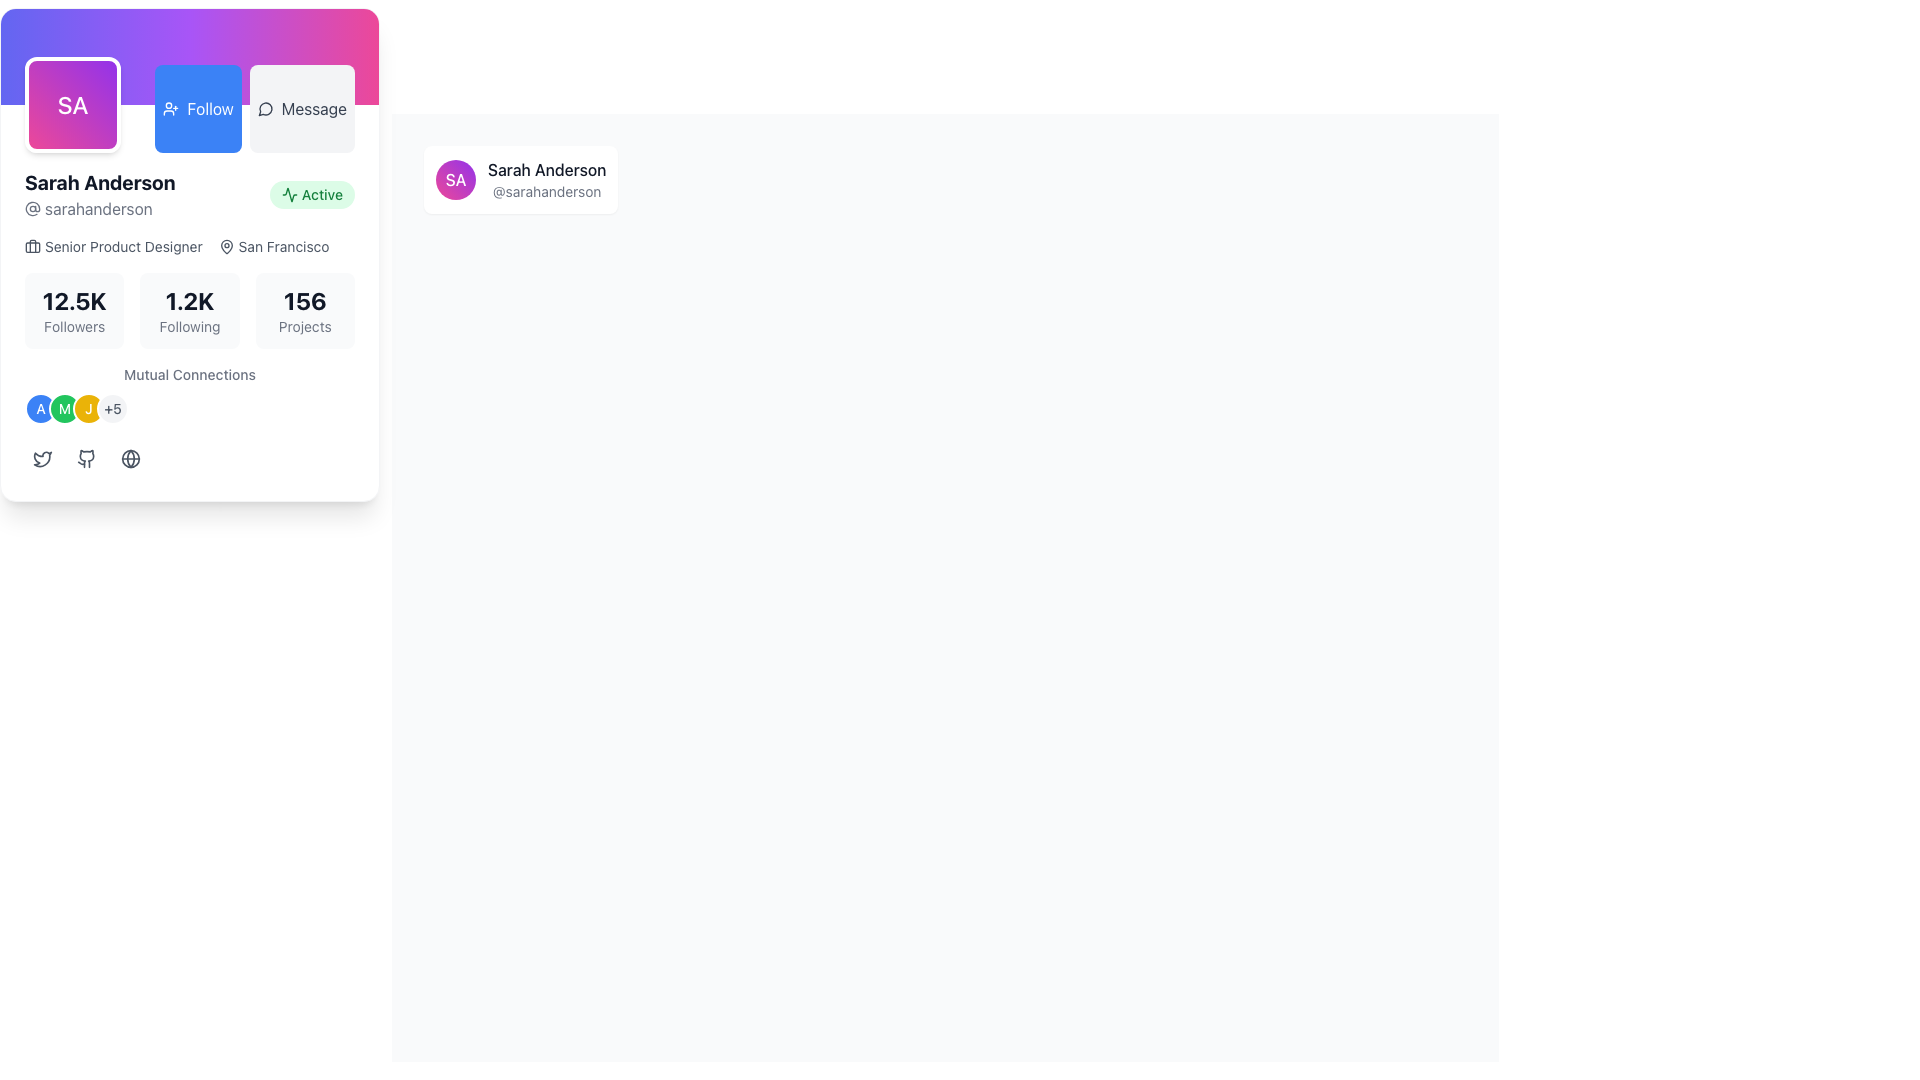 The height and width of the screenshot is (1080, 1920). What do you see at coordinates (190, 245) in the screenshot?
I see `the informational text element displaying the job title 'Senior Product Designer' and location 'San Francisco' for the profile owner Sarah Anderson, located below the account name and above the follower statistics` at bounding box center [190, 245].